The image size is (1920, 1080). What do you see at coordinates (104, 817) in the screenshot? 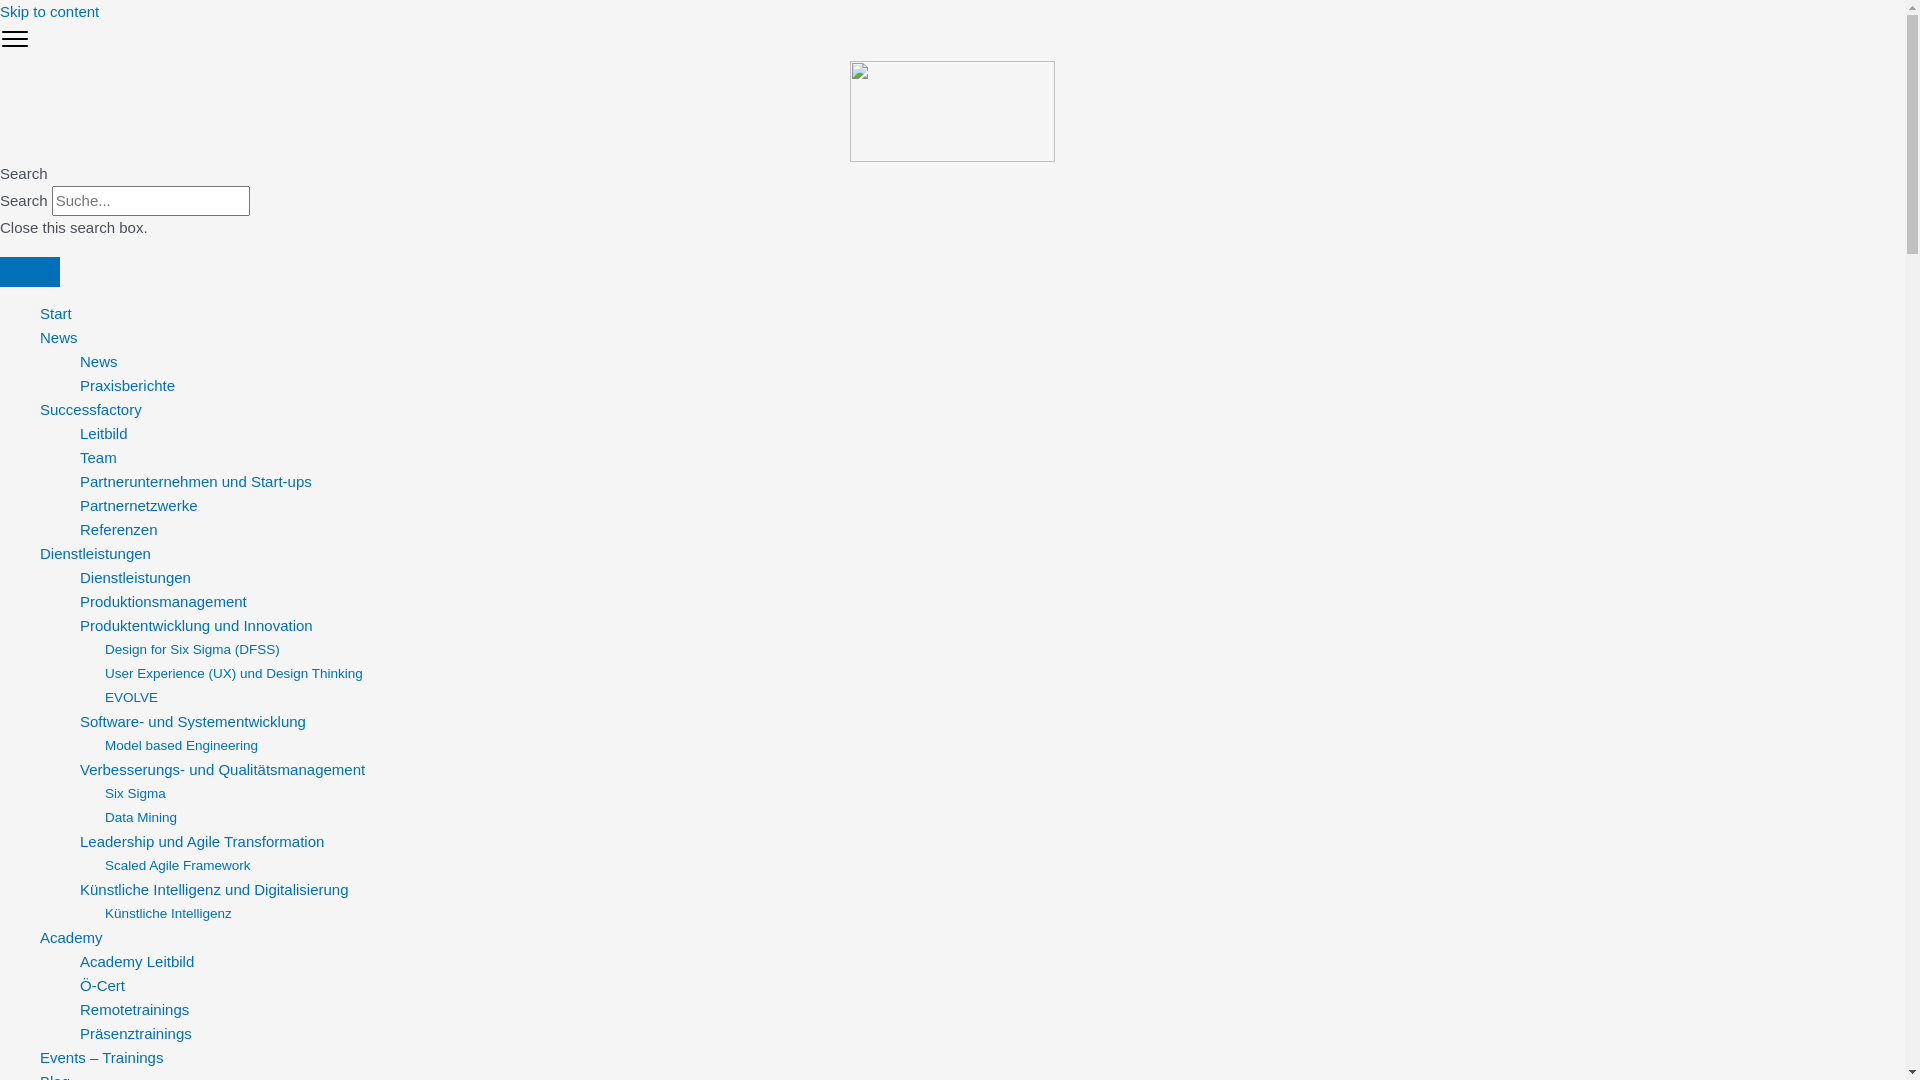
I see `'Data Mining'` at bounding box center [104, 817].